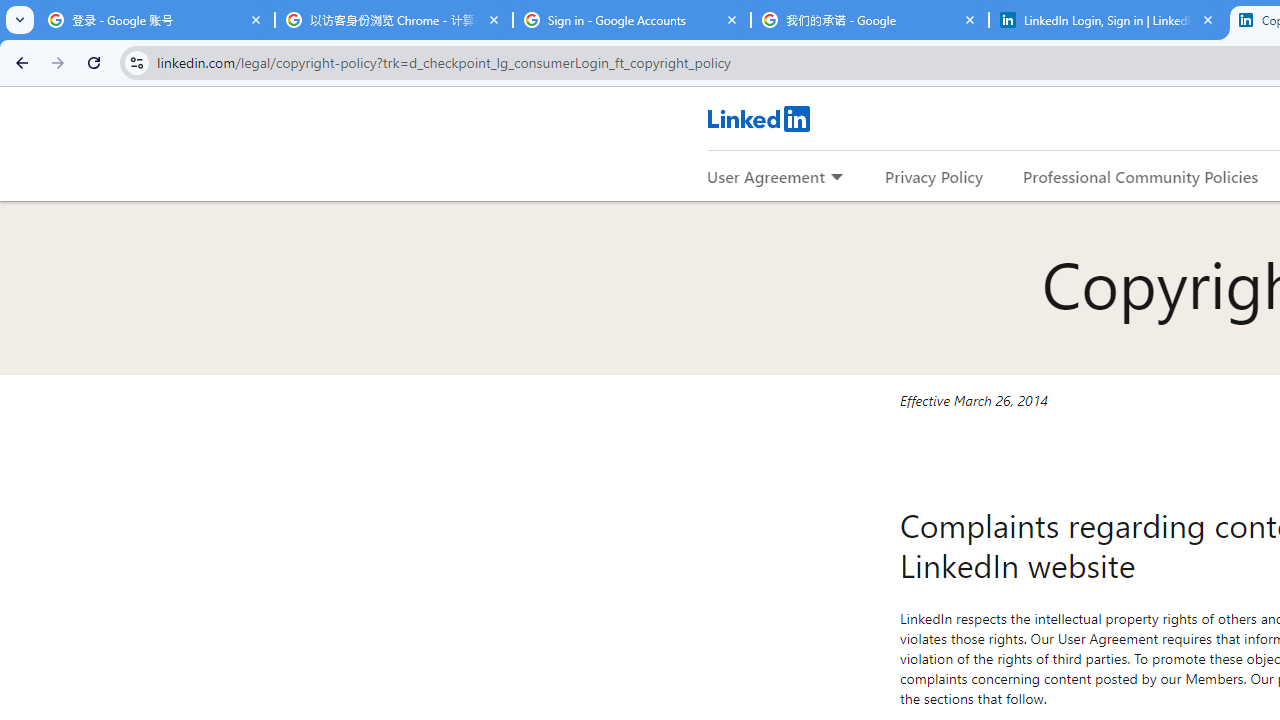 This screenshot has width=1280, height=720. Describe the element at coordinates (757, 118) in the screenshot. I see `'LinkedIn Logo'` at that location.